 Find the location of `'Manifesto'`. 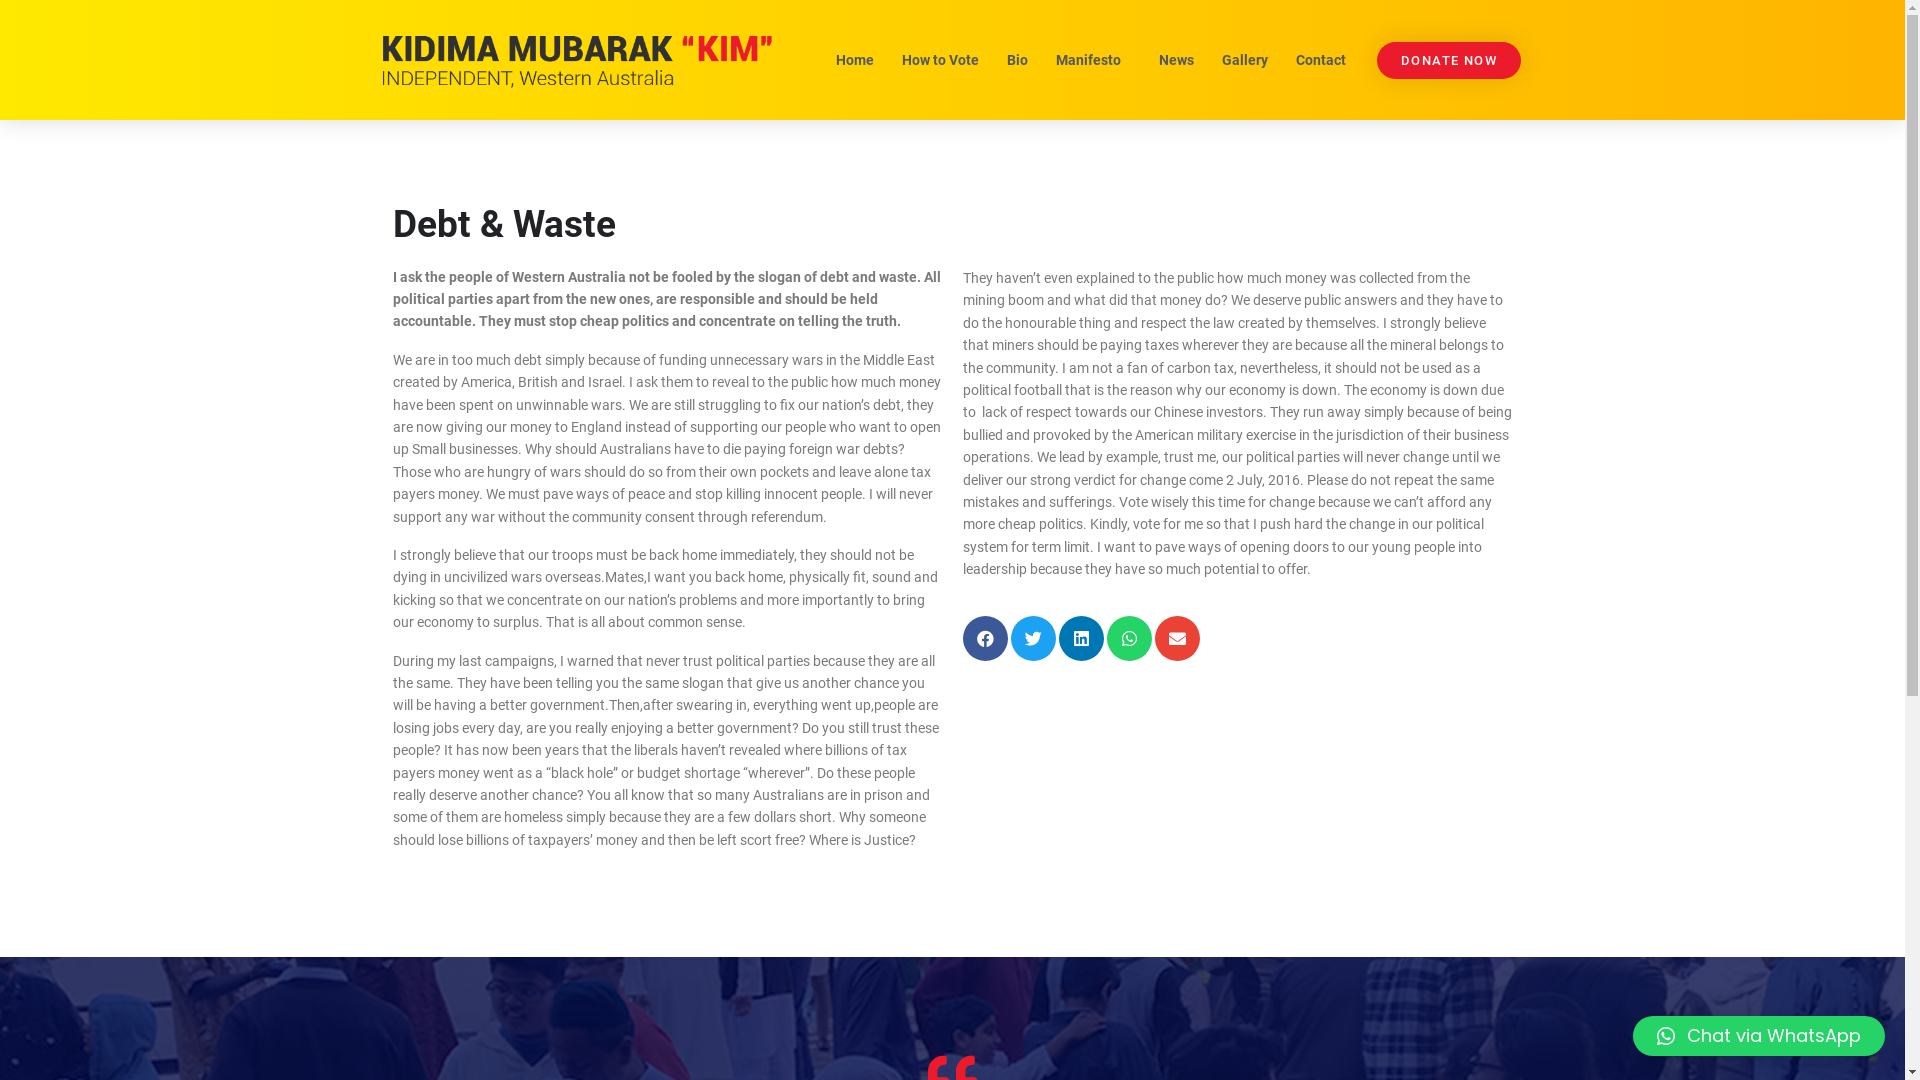

'Manifesto' is located at coordinates (1091, 59).